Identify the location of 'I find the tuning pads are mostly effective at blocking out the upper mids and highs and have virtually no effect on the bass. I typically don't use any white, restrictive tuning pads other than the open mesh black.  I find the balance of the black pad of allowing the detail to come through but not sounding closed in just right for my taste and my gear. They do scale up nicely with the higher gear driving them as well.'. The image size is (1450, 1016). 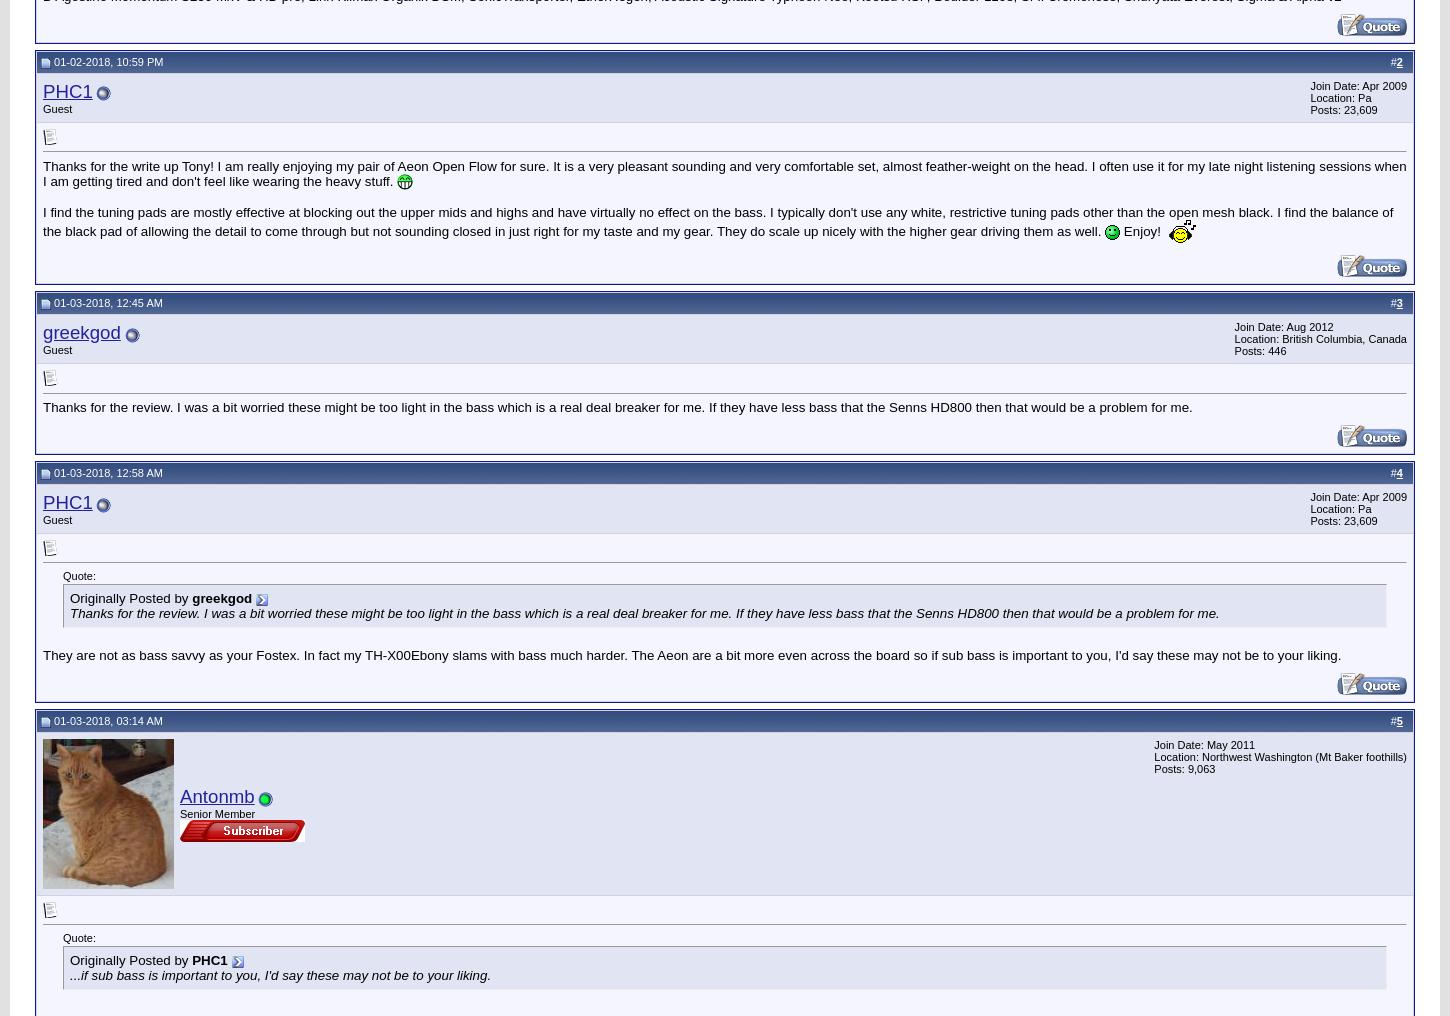
(717, 221).